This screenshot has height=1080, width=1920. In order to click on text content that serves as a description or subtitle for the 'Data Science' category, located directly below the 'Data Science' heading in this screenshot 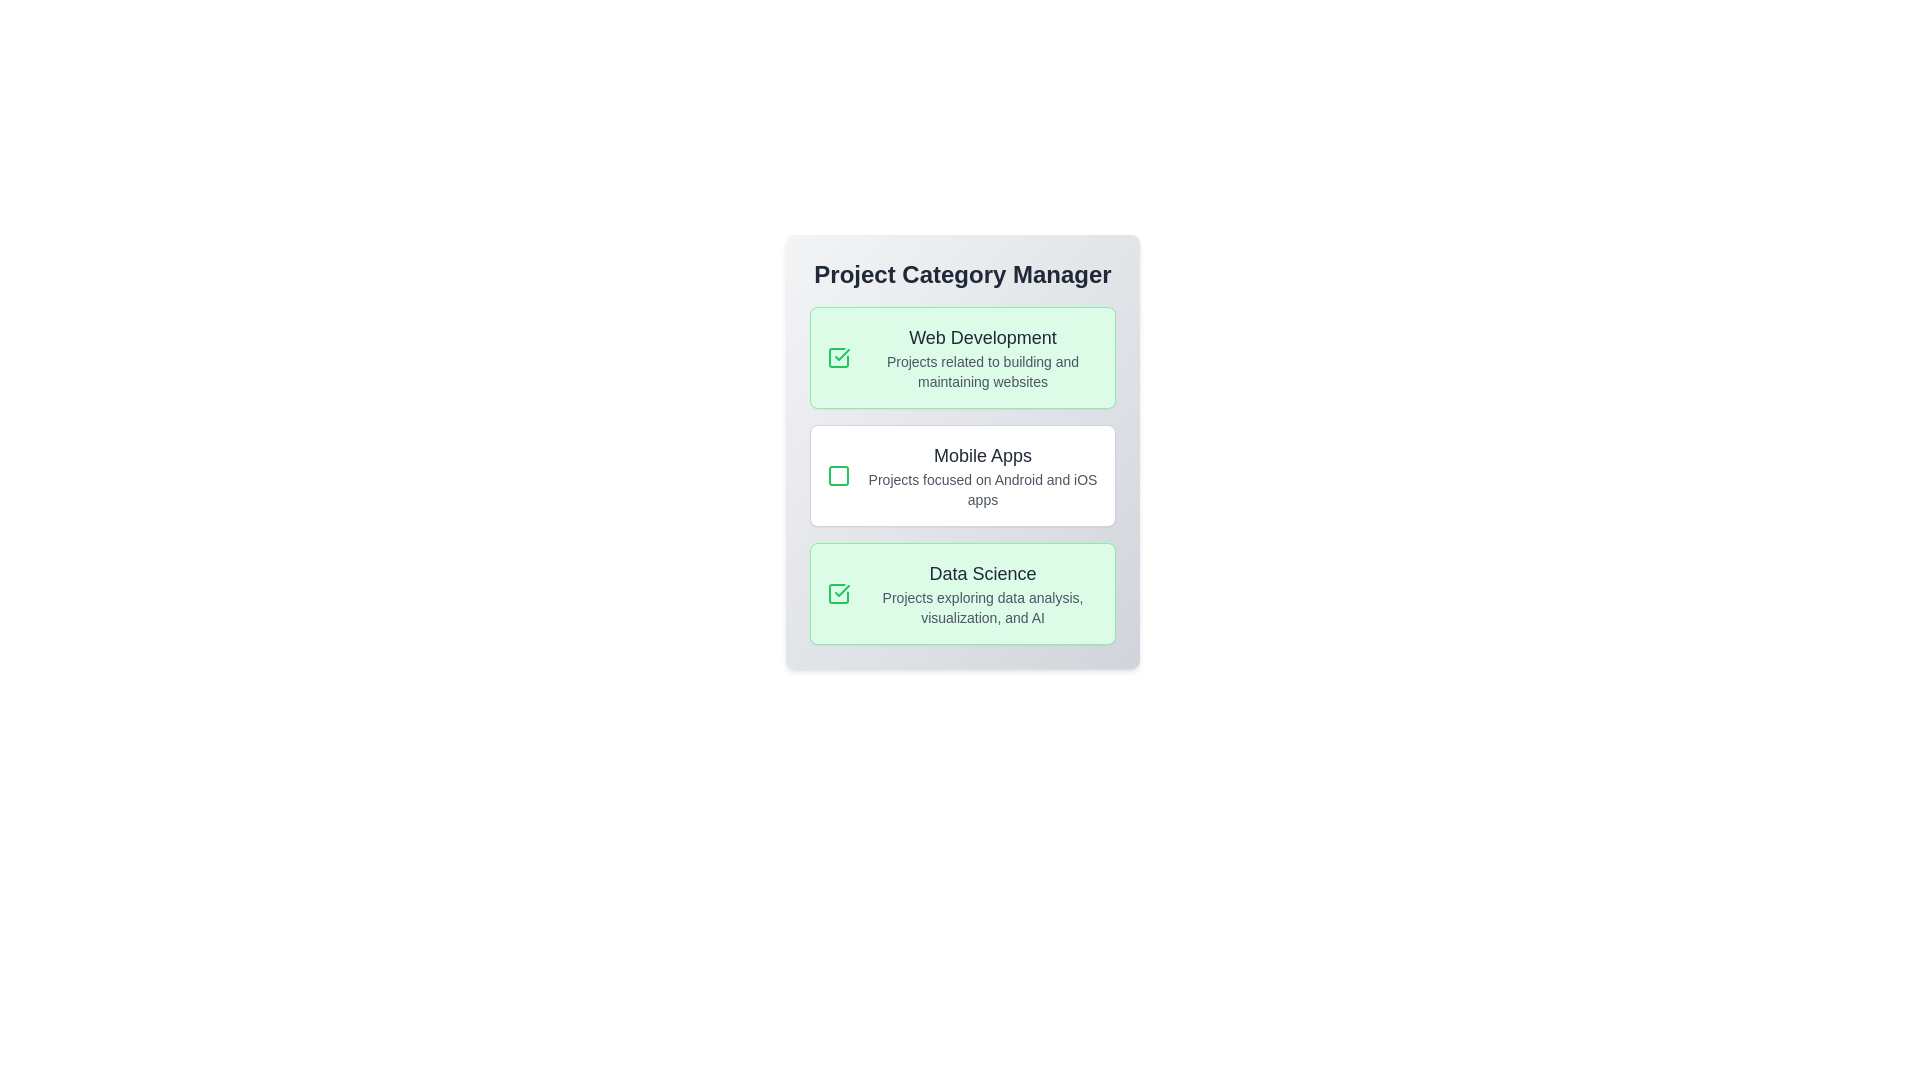, I will do `click(983, 607)`.